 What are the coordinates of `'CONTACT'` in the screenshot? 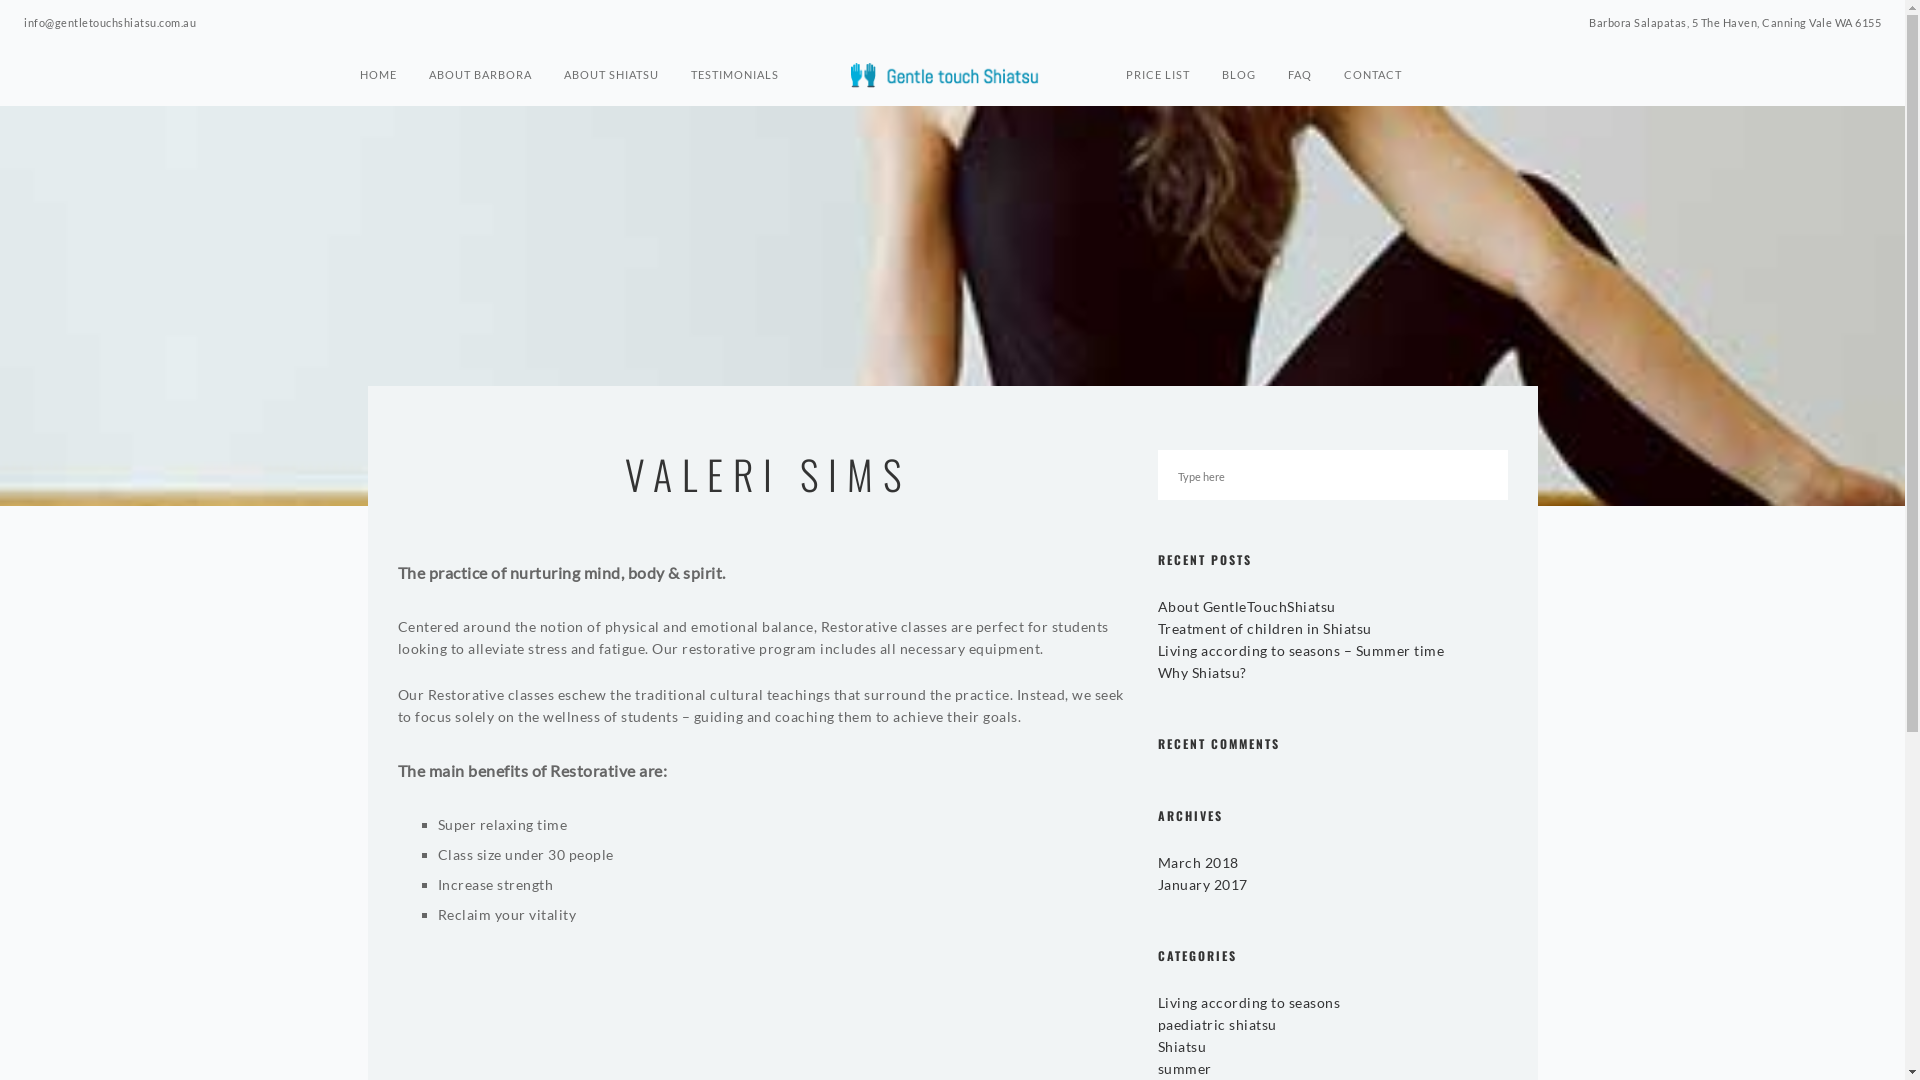 It's located at (1371, 75).